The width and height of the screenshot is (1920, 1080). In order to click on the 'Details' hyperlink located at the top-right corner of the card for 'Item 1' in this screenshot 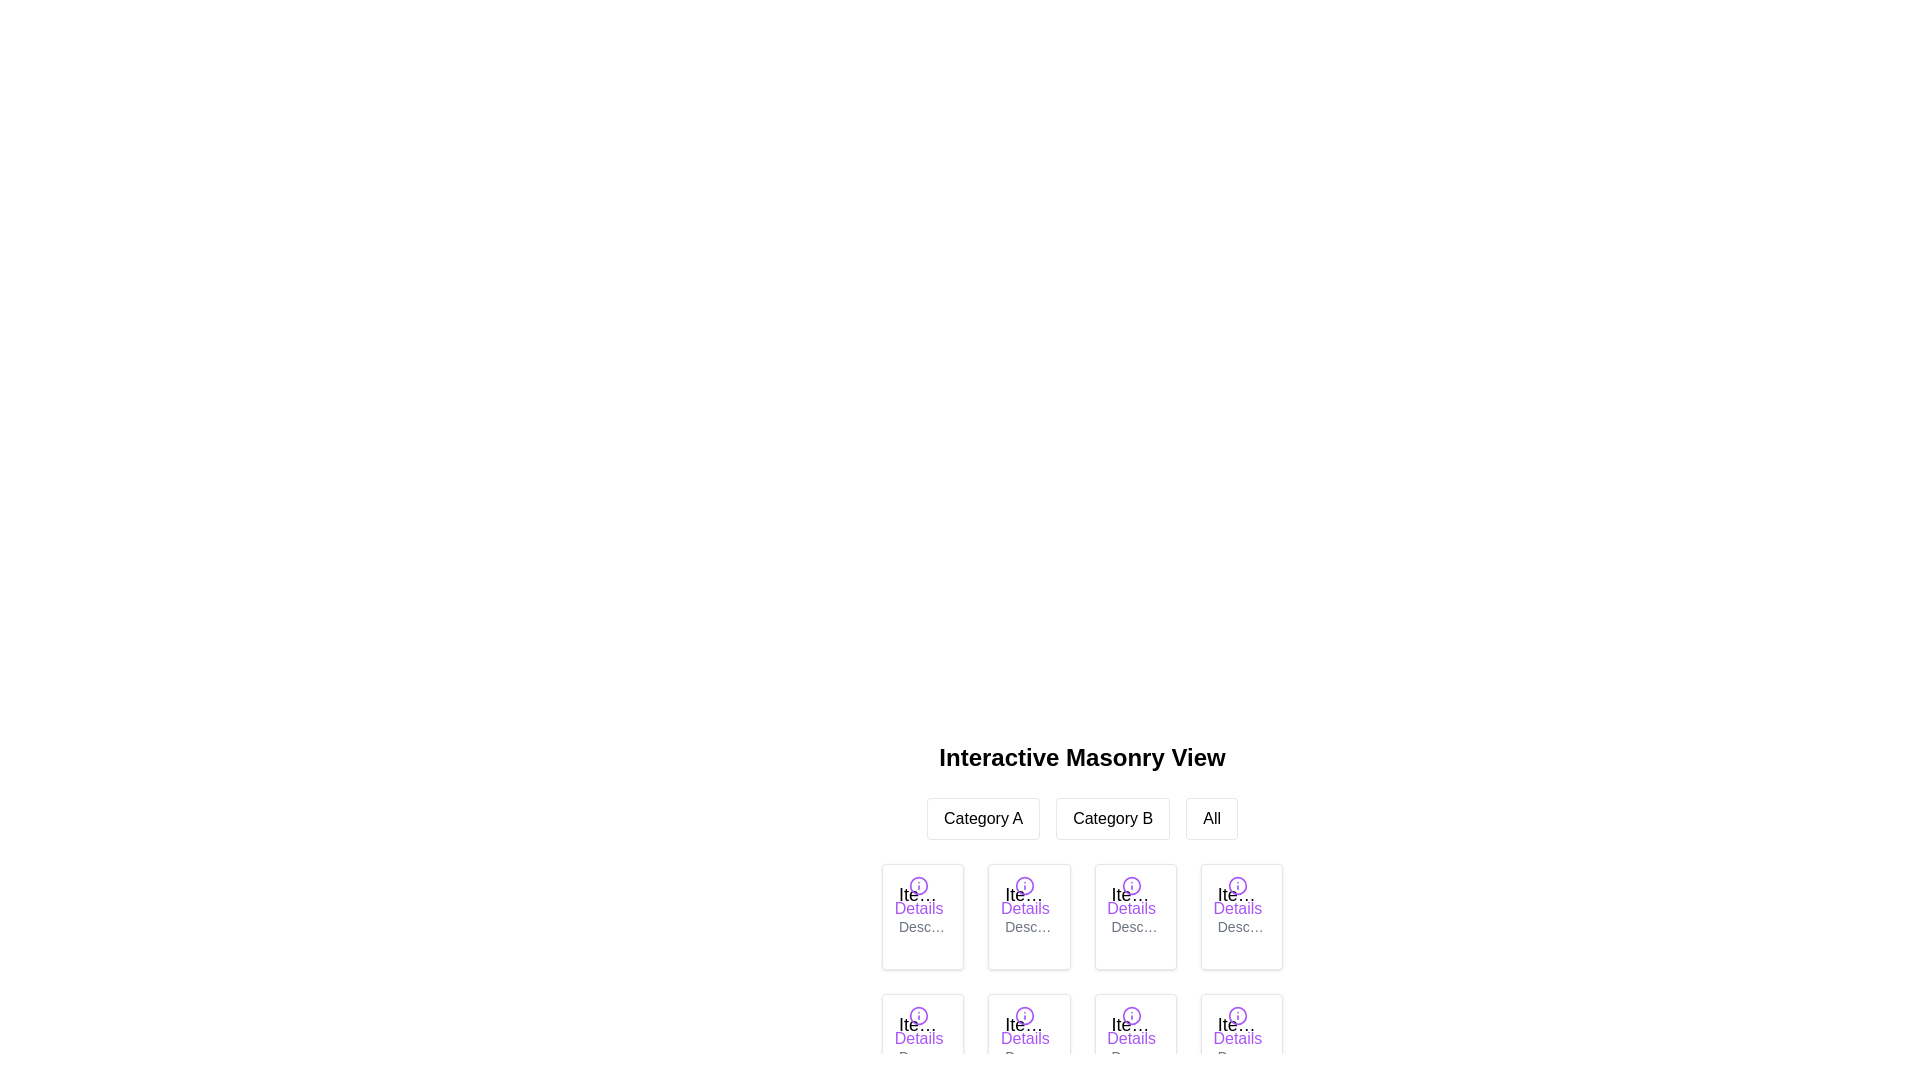, I will do `click(918, 896)`.